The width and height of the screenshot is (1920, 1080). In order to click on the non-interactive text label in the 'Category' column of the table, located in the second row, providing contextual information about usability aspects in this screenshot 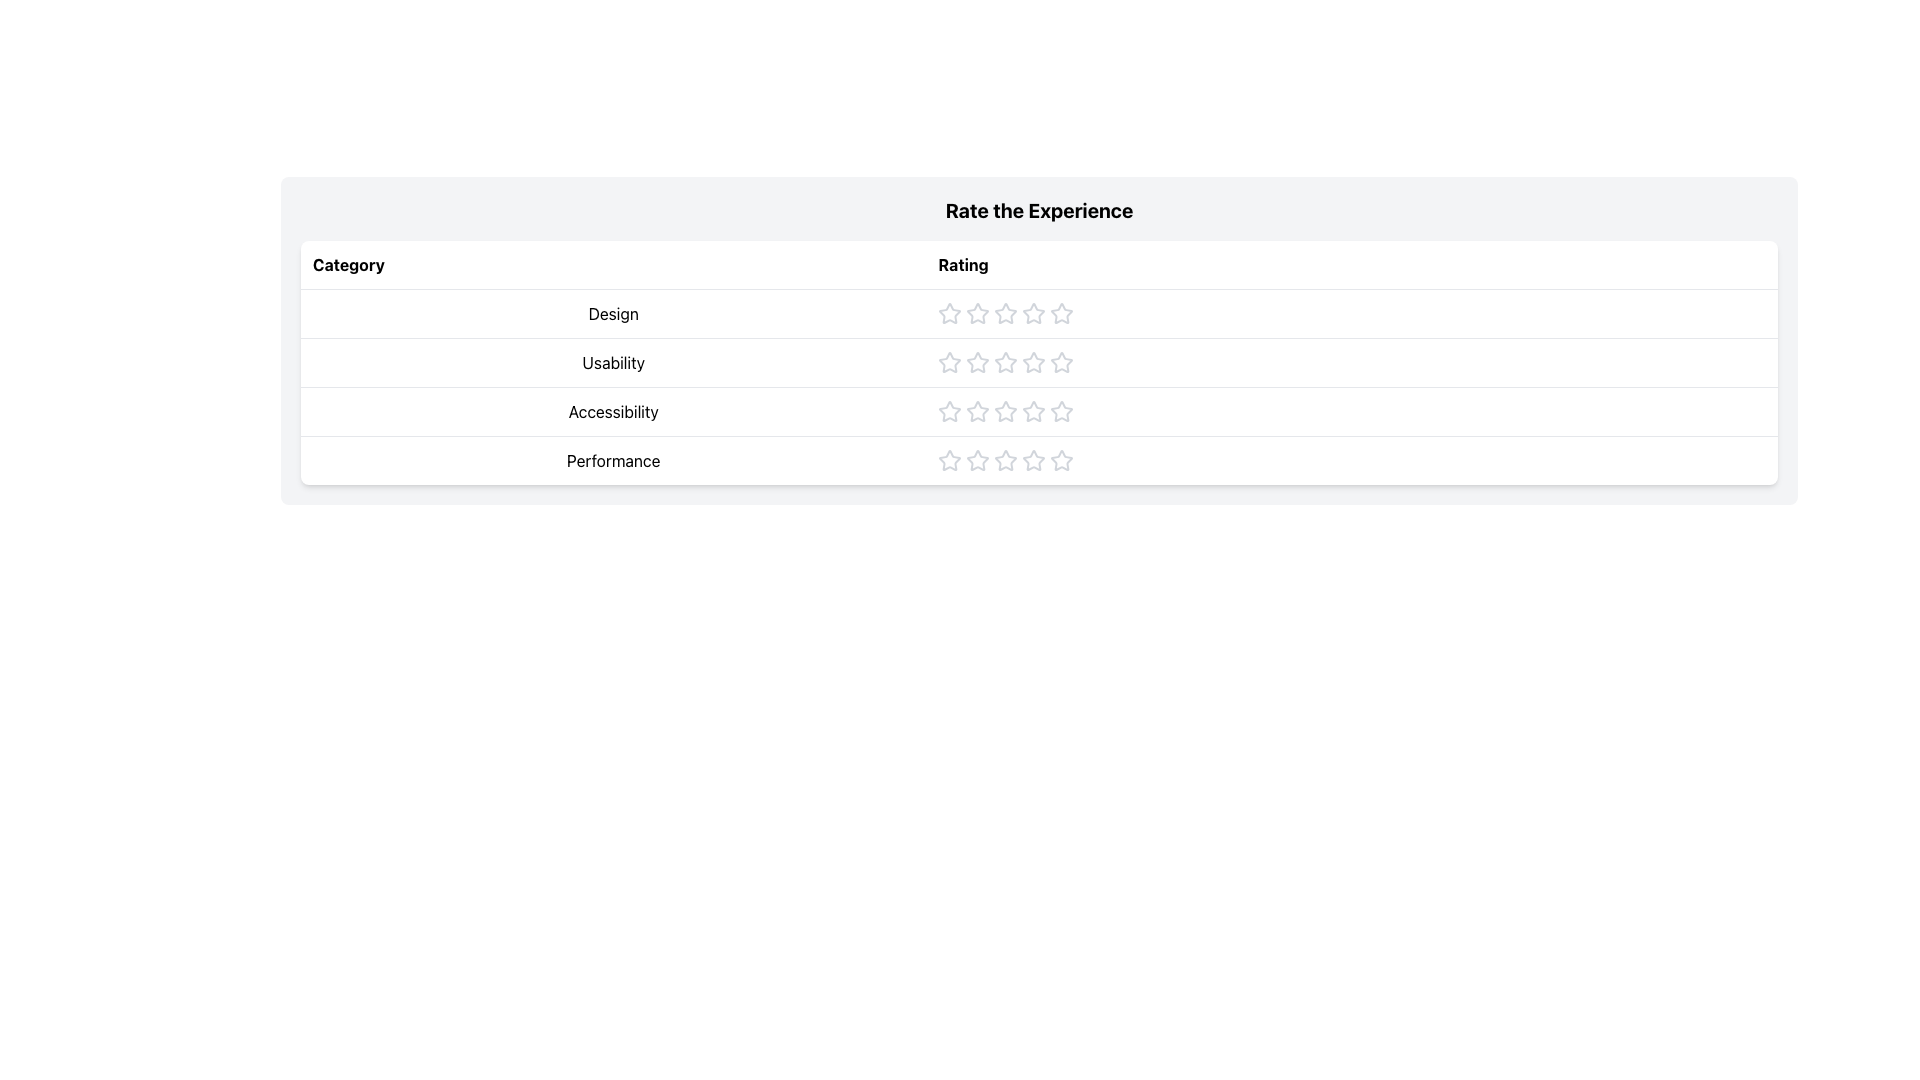, I will do `click(612, 362)`.